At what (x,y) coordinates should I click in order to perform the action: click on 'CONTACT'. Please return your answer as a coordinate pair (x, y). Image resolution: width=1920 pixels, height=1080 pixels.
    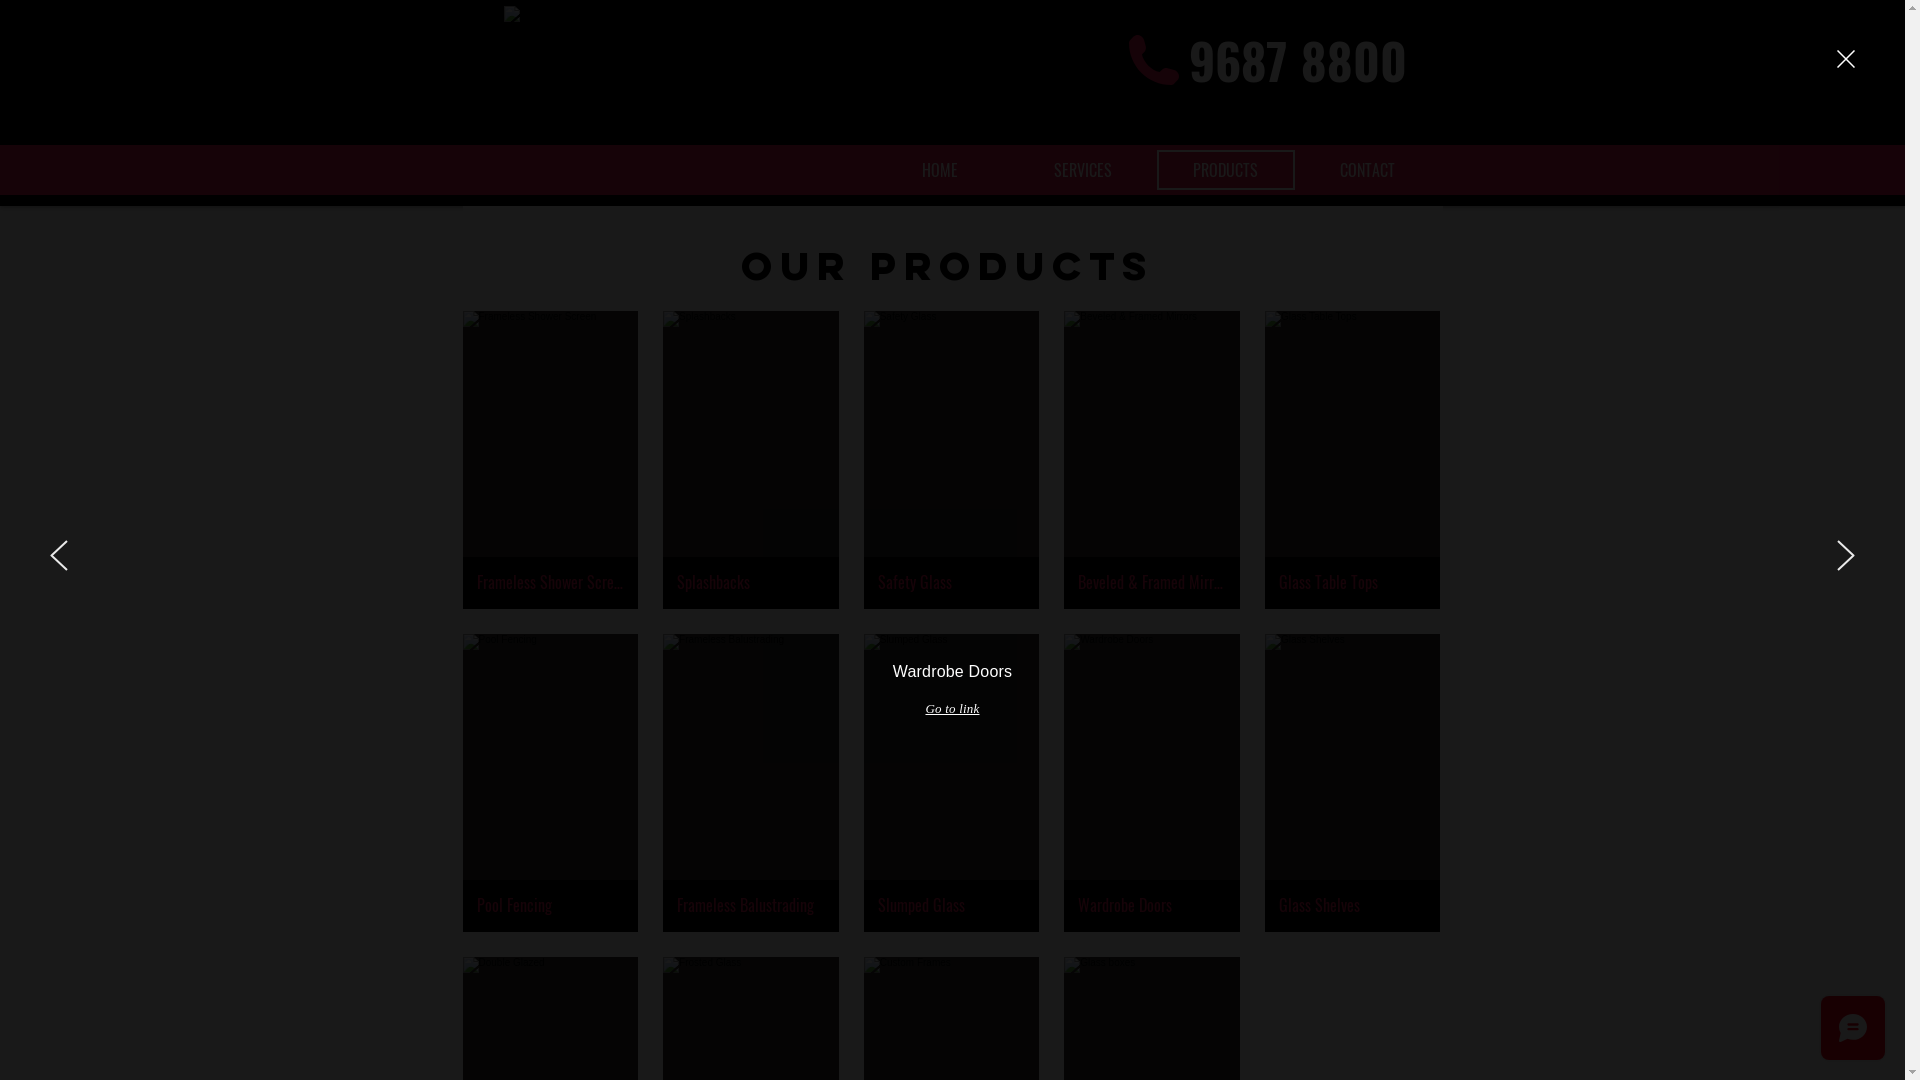
    Looking at the image, I should click on (1366, 168).